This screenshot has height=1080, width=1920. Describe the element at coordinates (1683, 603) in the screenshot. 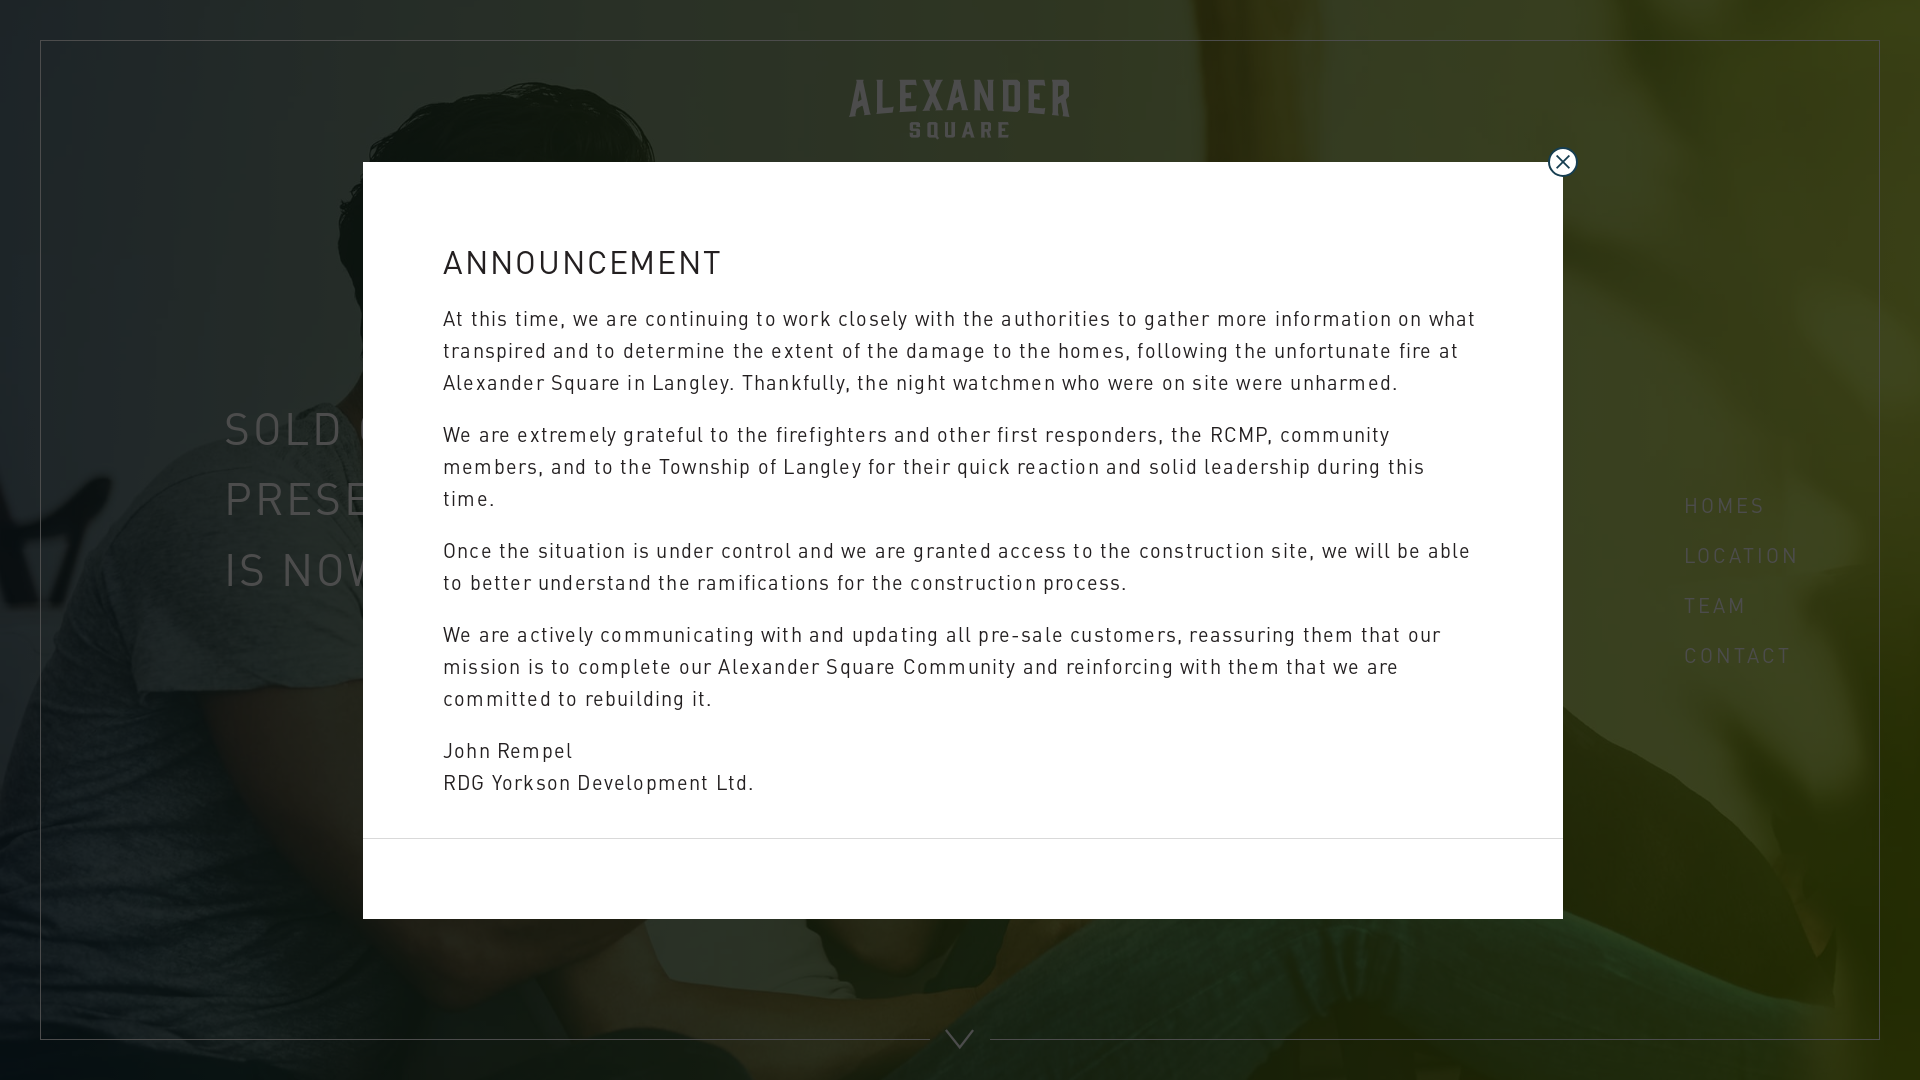

I see `'TEAM'` at that location.